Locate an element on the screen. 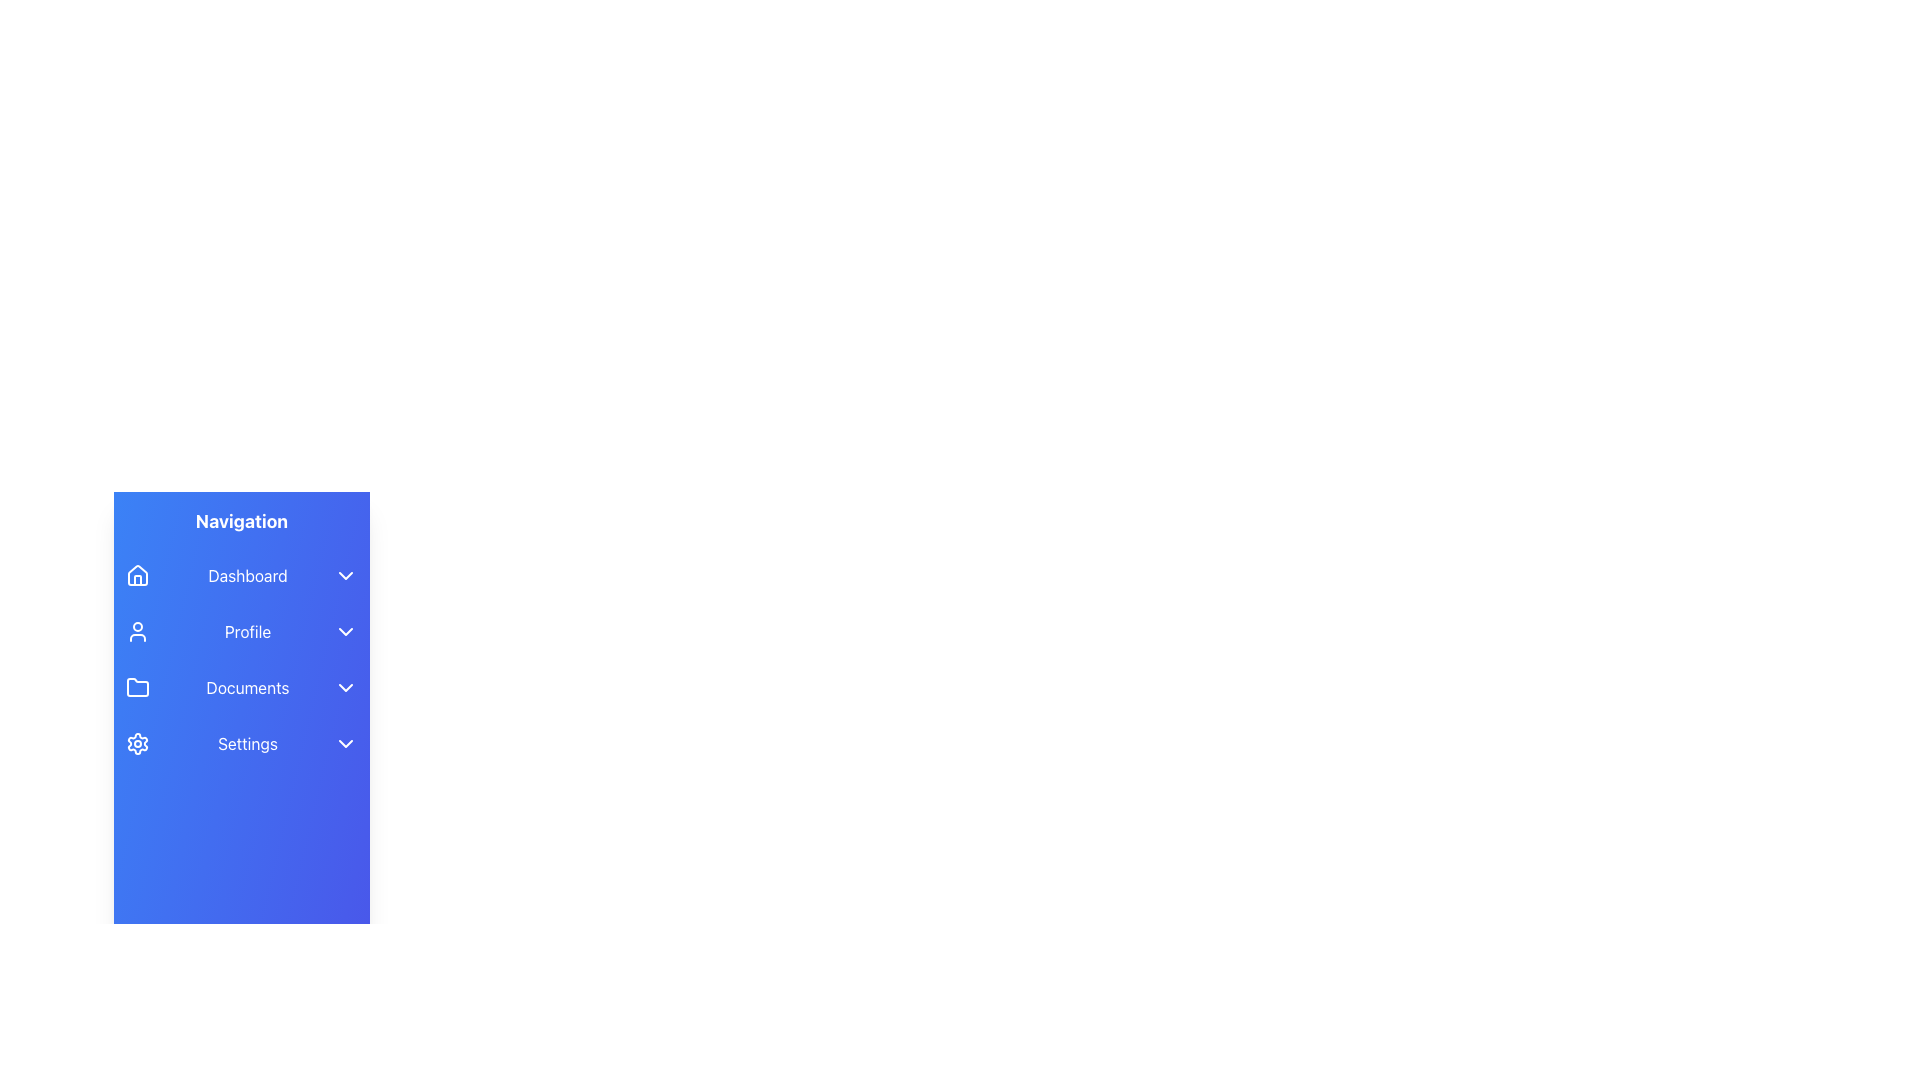 This screenshot has height=1080, width=1920. the door part of the house-shaped icon in the sidebar menu is located at coordinates (137, 579).